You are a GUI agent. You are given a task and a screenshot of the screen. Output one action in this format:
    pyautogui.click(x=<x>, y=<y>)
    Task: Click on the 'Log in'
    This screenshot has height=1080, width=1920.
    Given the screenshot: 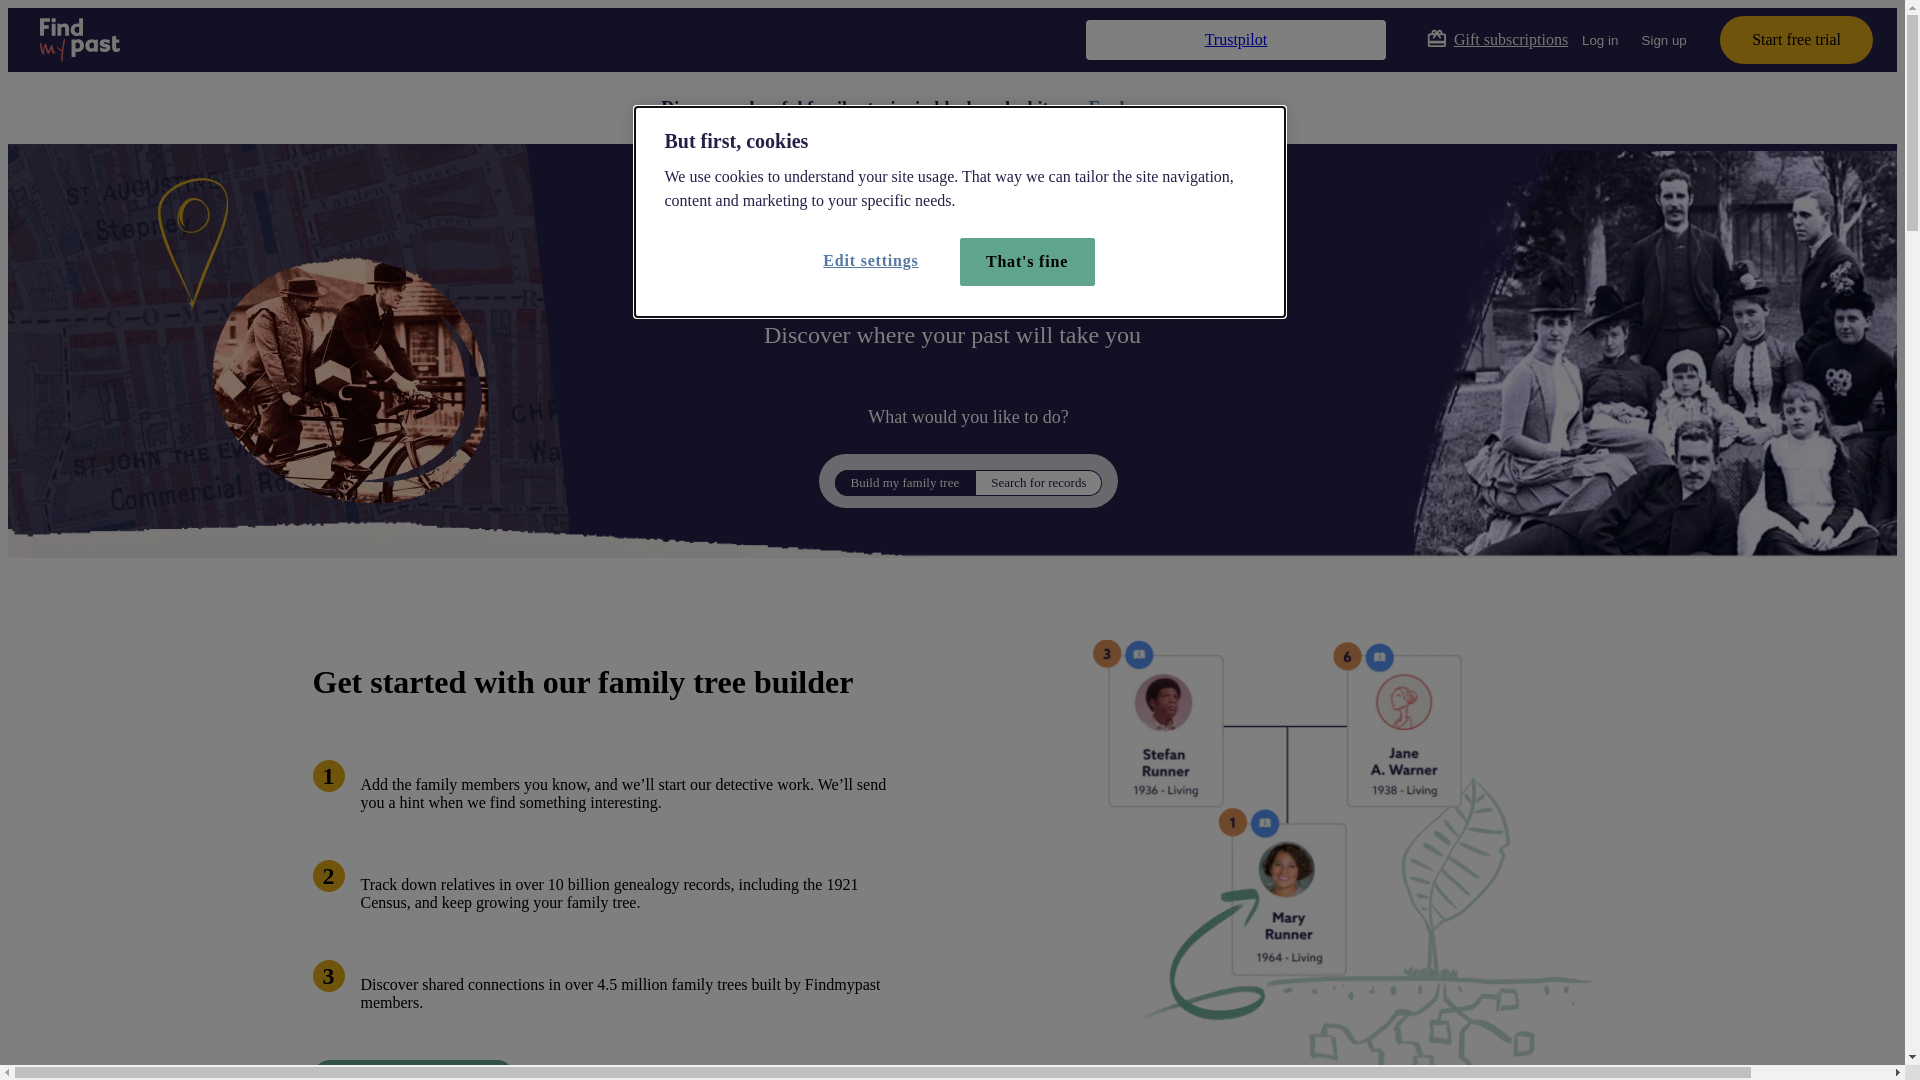 What is the action you would take?
    pyautogui.click(x=1598, y=39)
    